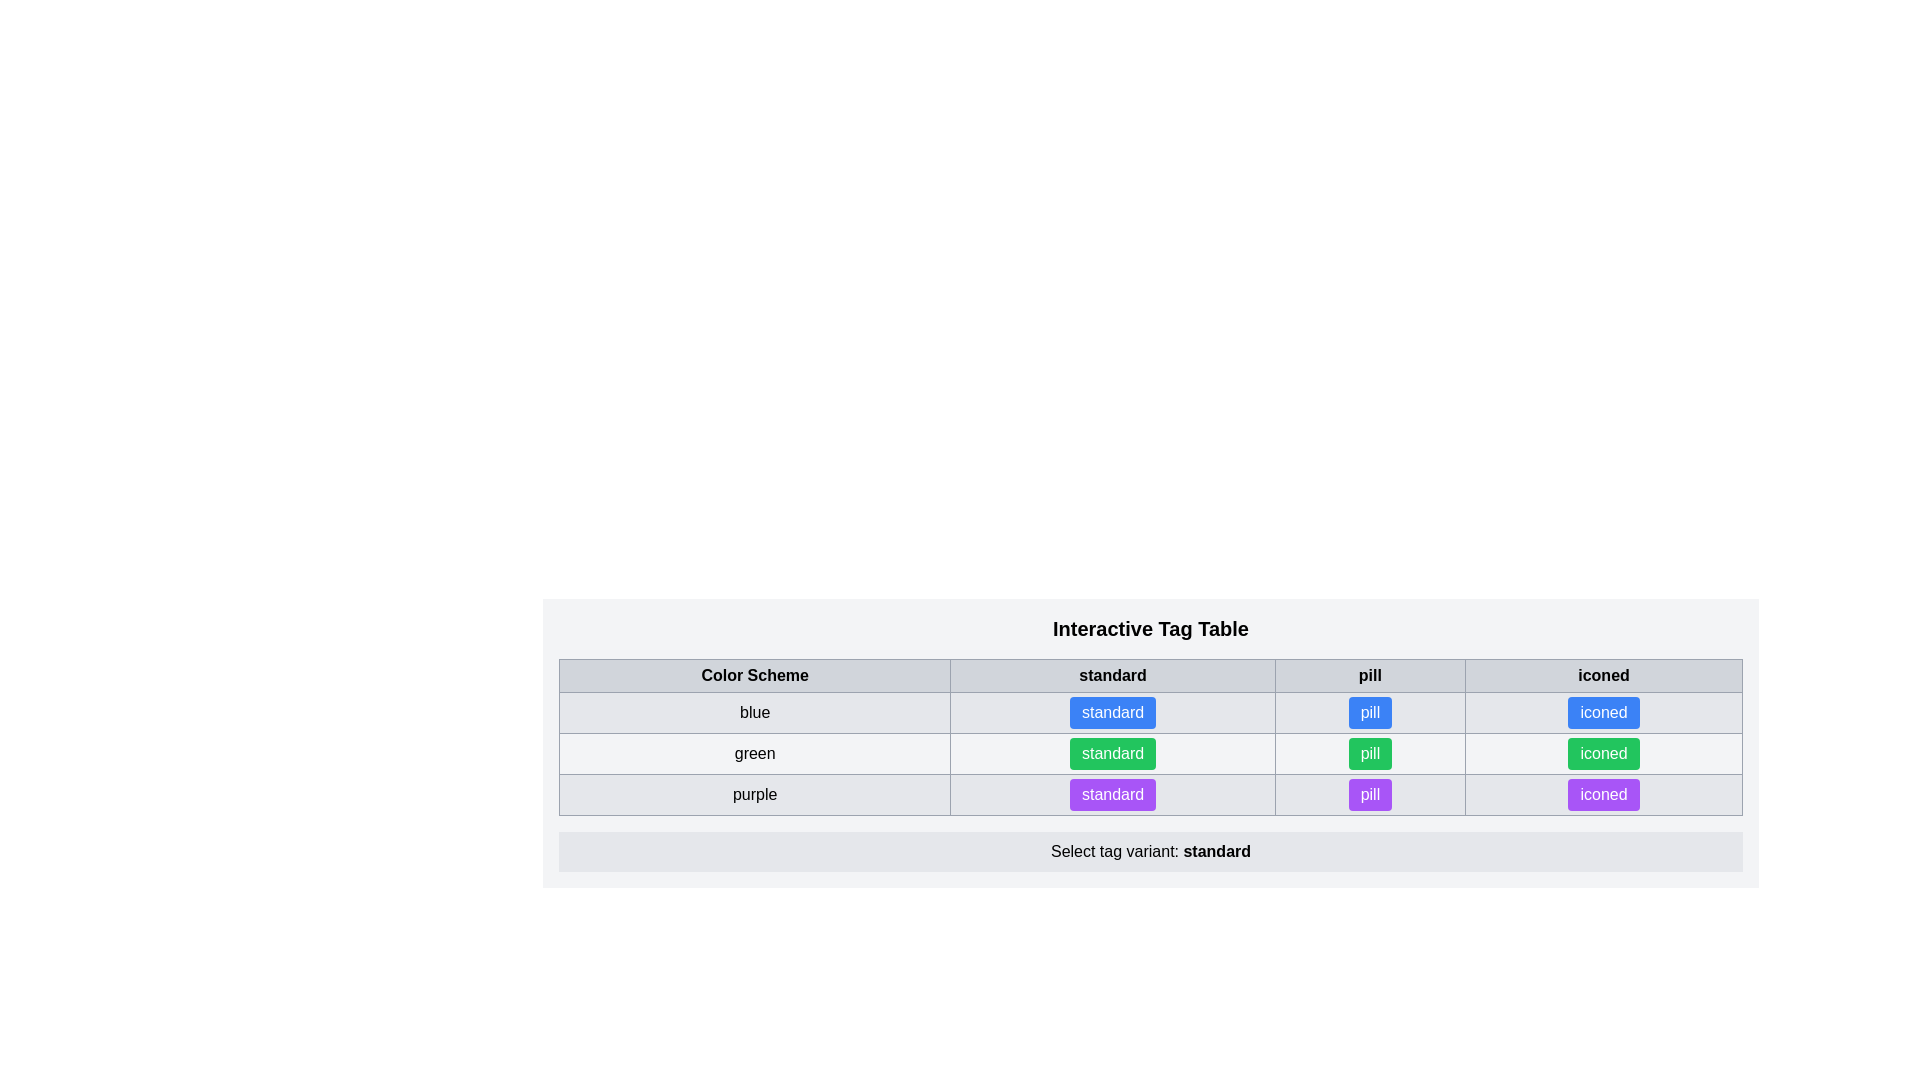 Image resolution: width=1920 pixels, height=1080 pixels. What do you see at coordinates (1151, 753) in the screenshot?
I see `the button in the second row, second column under the 'standard' header, which represents the action for the green color scheme` at bounding box center [1151, 753].